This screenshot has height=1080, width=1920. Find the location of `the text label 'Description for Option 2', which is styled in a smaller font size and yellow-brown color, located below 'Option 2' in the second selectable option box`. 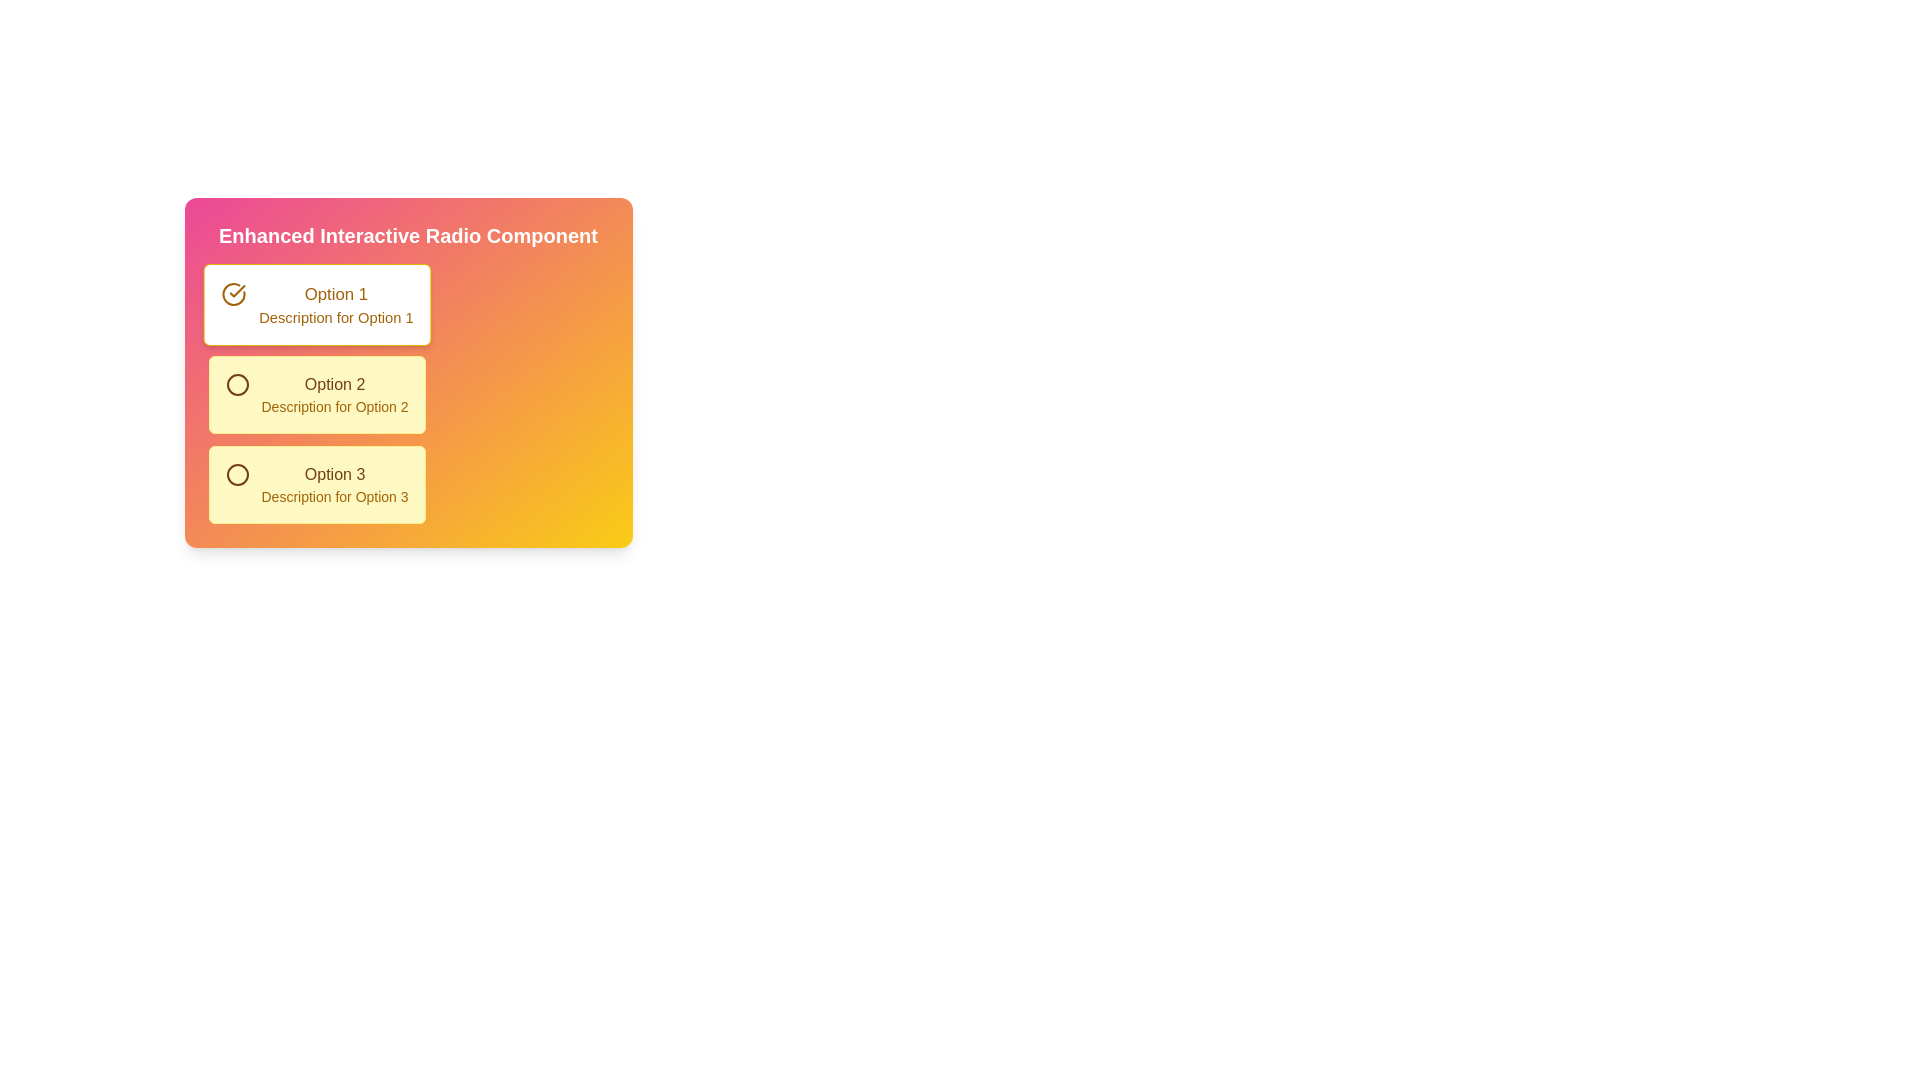

the text label 'Description for Option 2', which is styled in a smaller font size and yellow-brown color, located below 'Option 2' in the second selectable option box is located at coordinates (335, 406).